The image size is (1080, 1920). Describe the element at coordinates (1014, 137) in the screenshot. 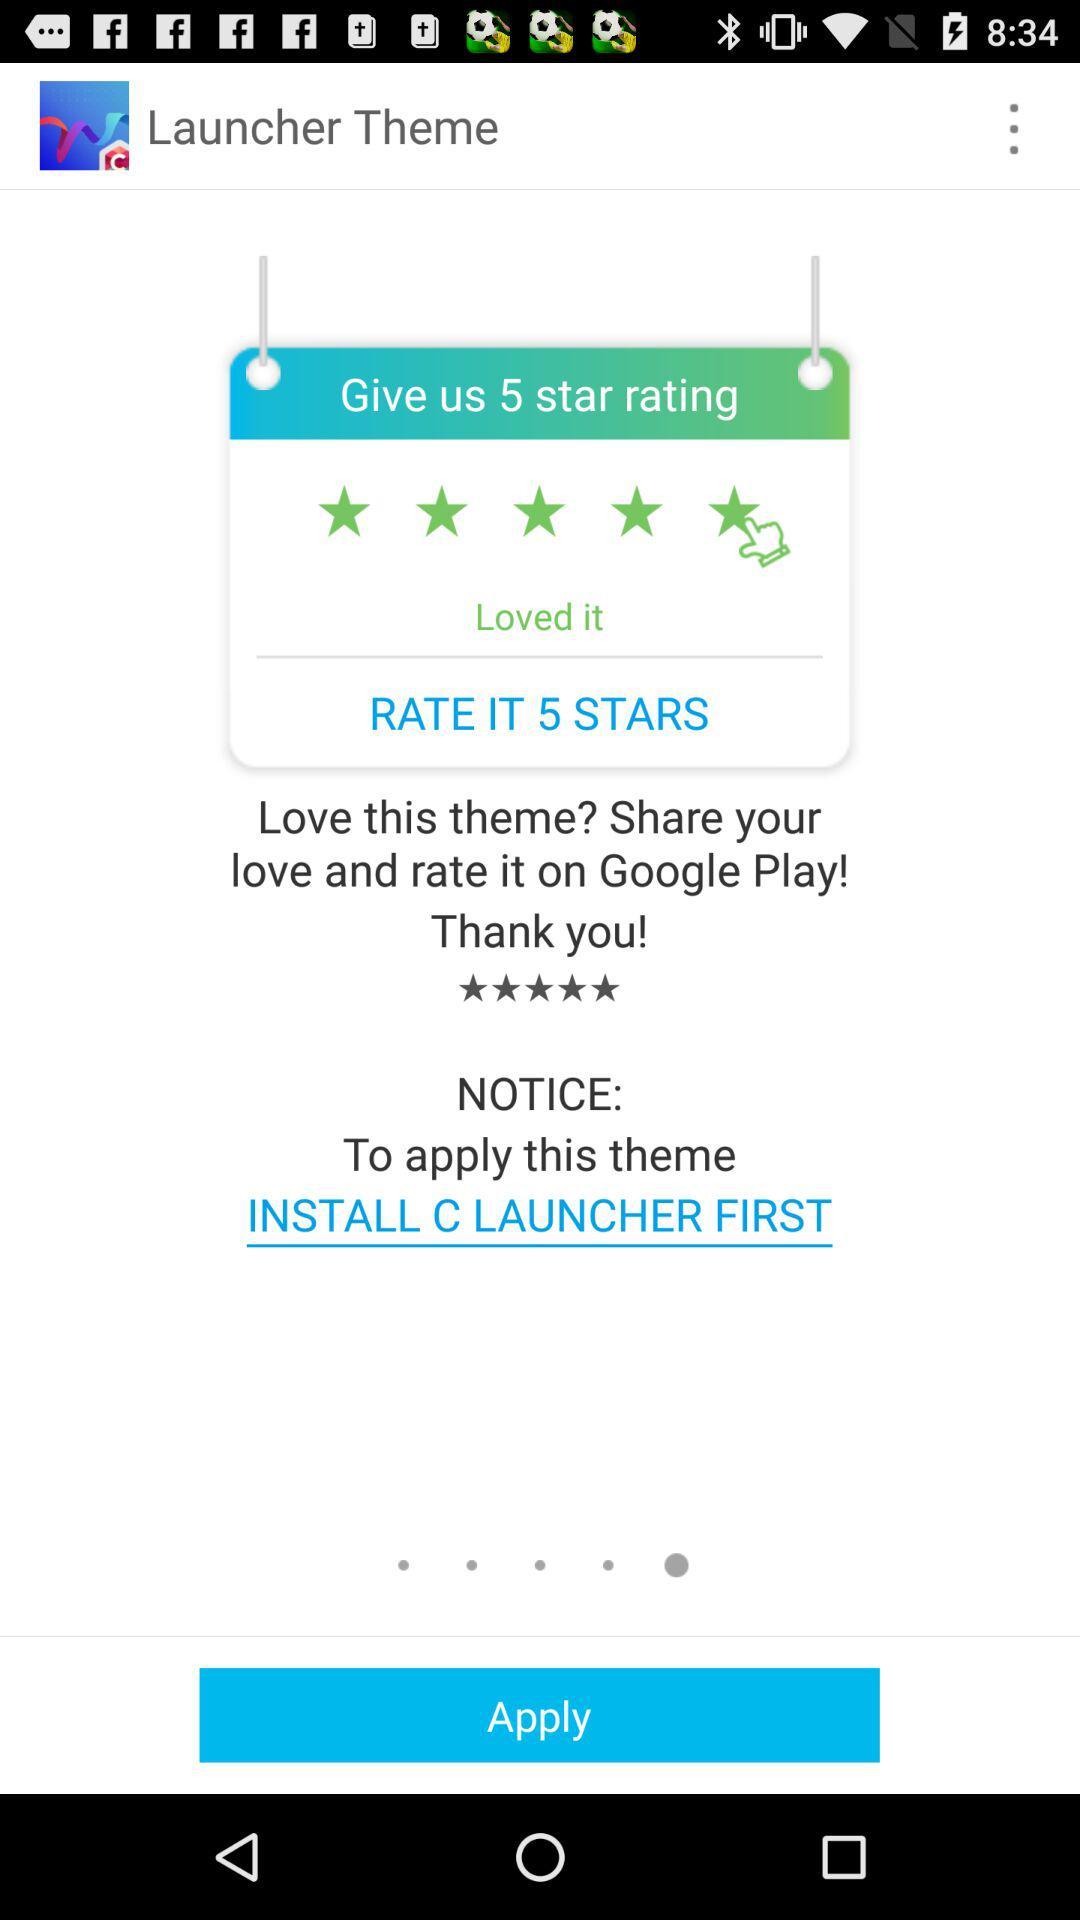

I see `the more icon` at that location.